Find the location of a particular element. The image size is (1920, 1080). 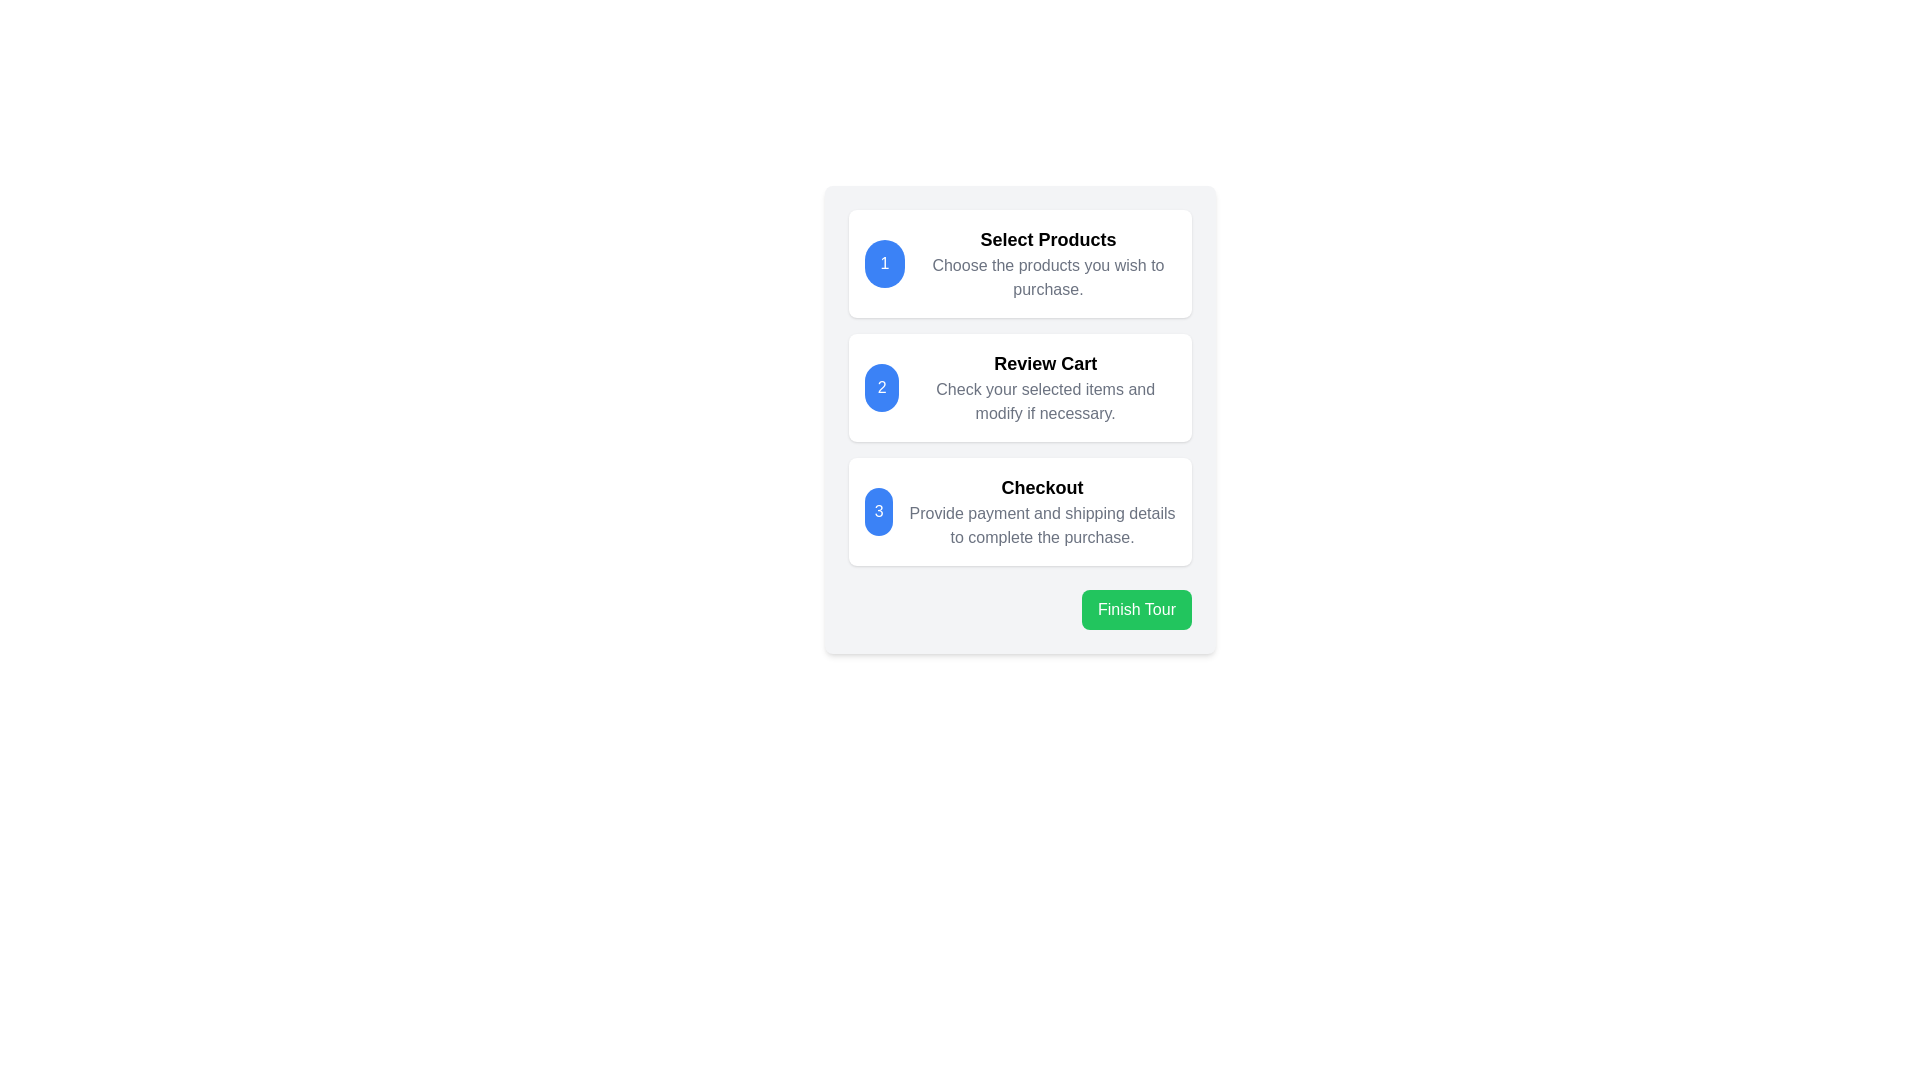

the List with items (steps) and supplementary description that guides users through the online purchase journey, including steps like 'Select Products,' 'Review Cart,' and 'Checkout.' is located at coordinates (1020, 419).